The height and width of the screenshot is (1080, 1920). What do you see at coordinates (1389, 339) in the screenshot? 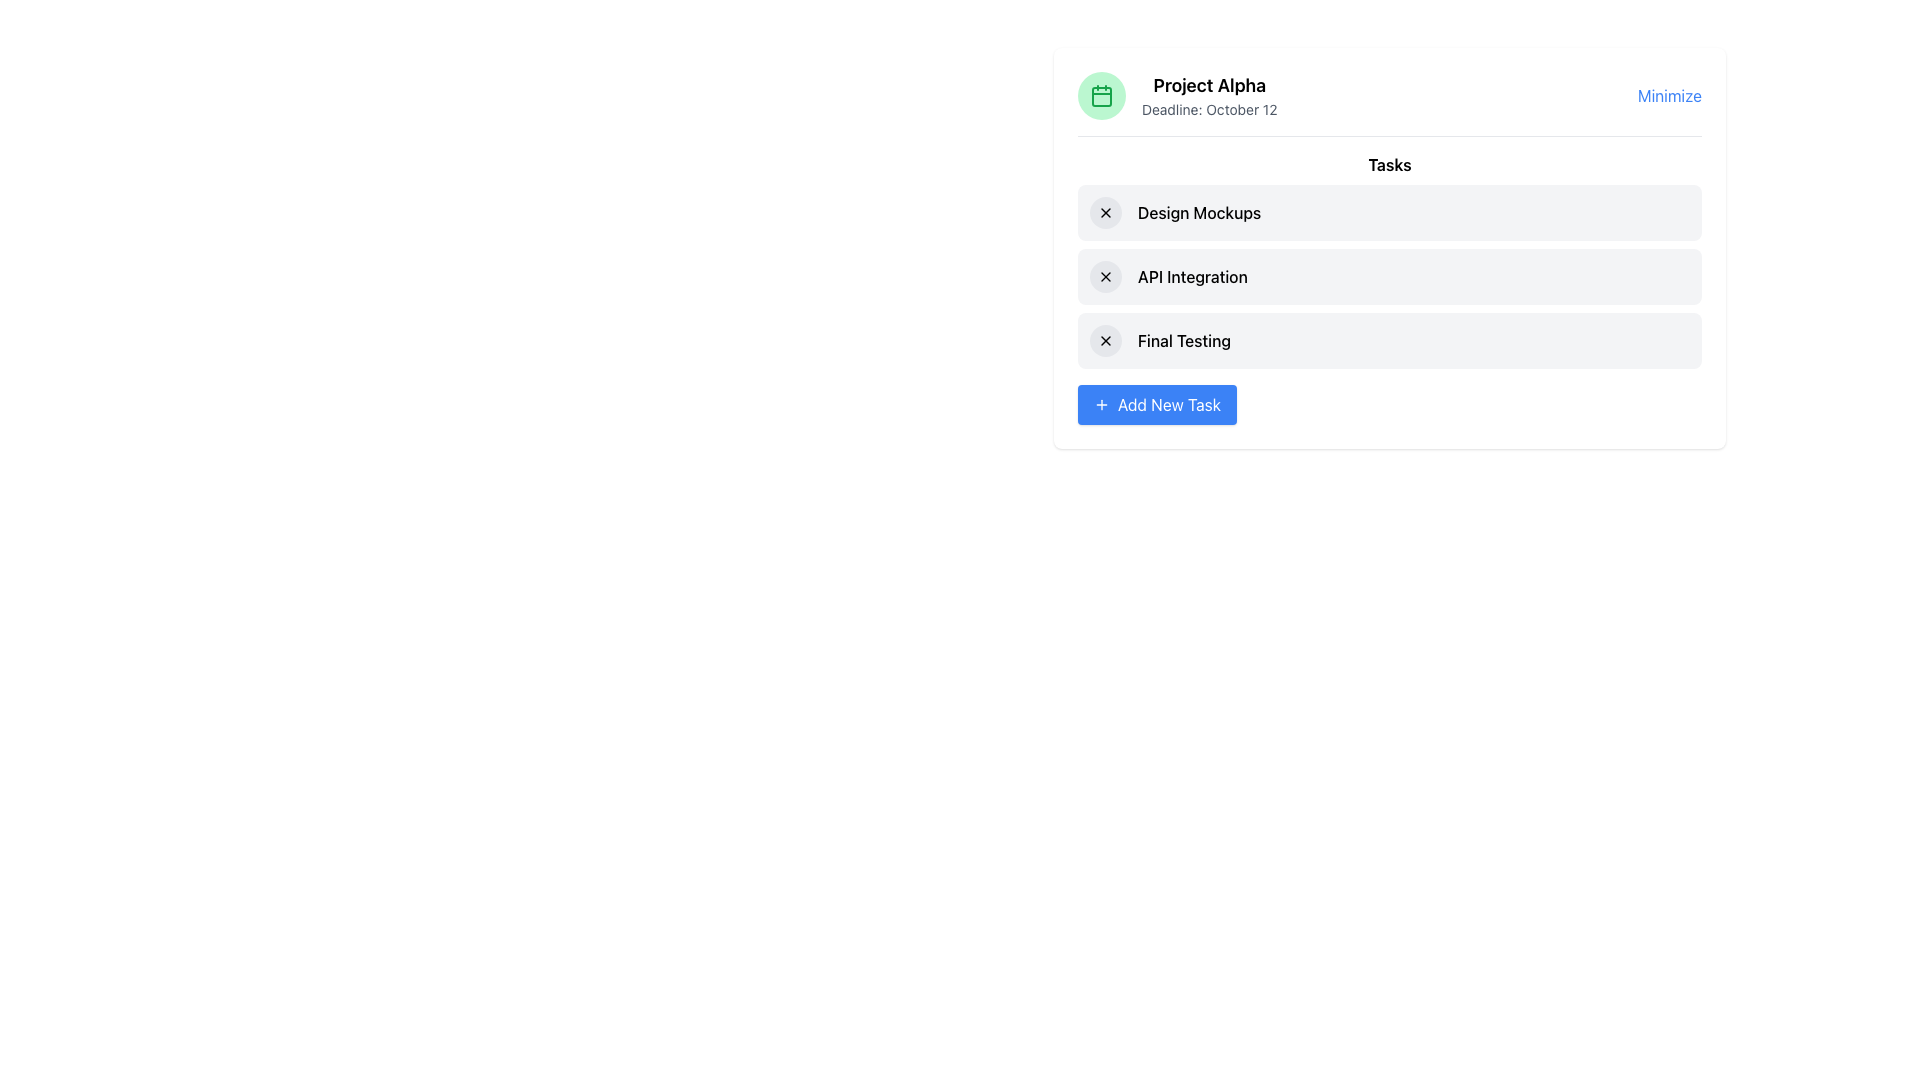
I see `the list item labeled 'Final Testing'` at bounding box center [1389, 339].